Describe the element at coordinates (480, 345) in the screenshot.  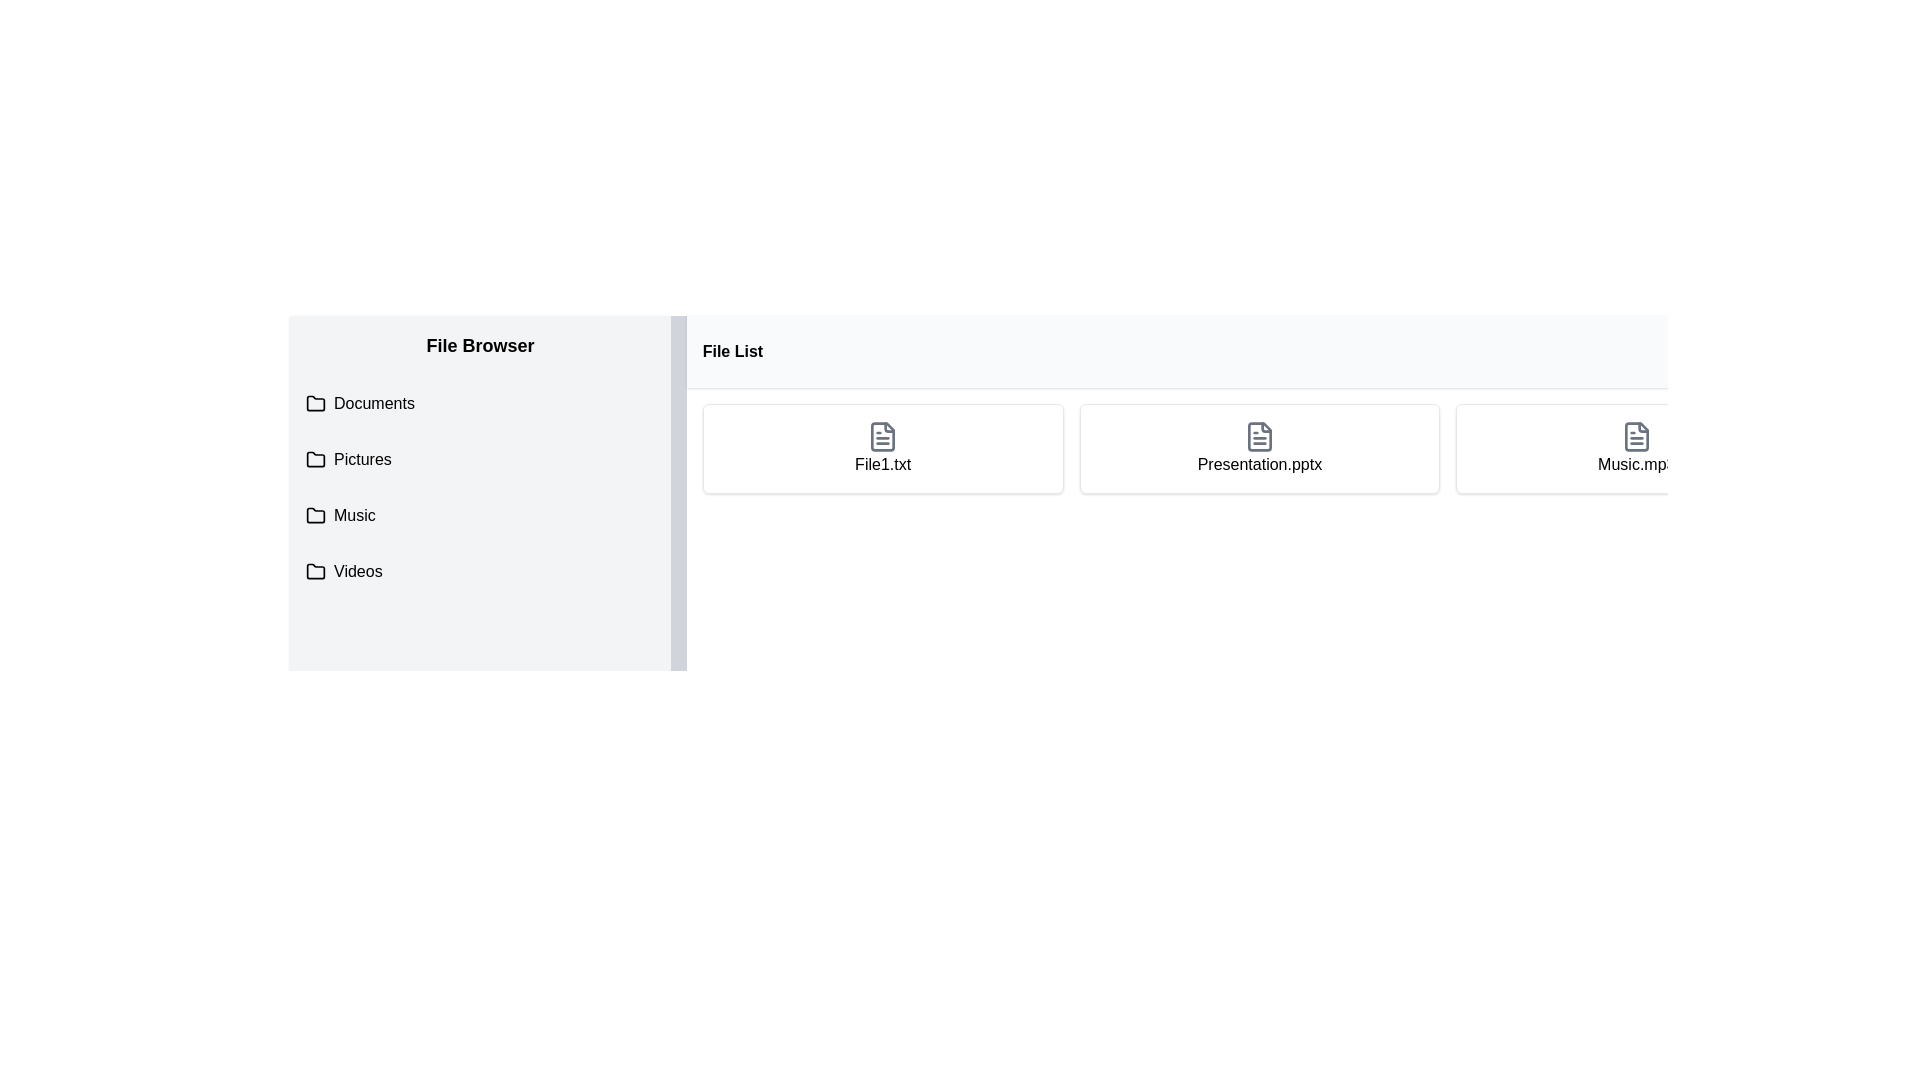
I see `the 'File Browser' label located at the top of the vertical menu bar in the sidebar` at that location.